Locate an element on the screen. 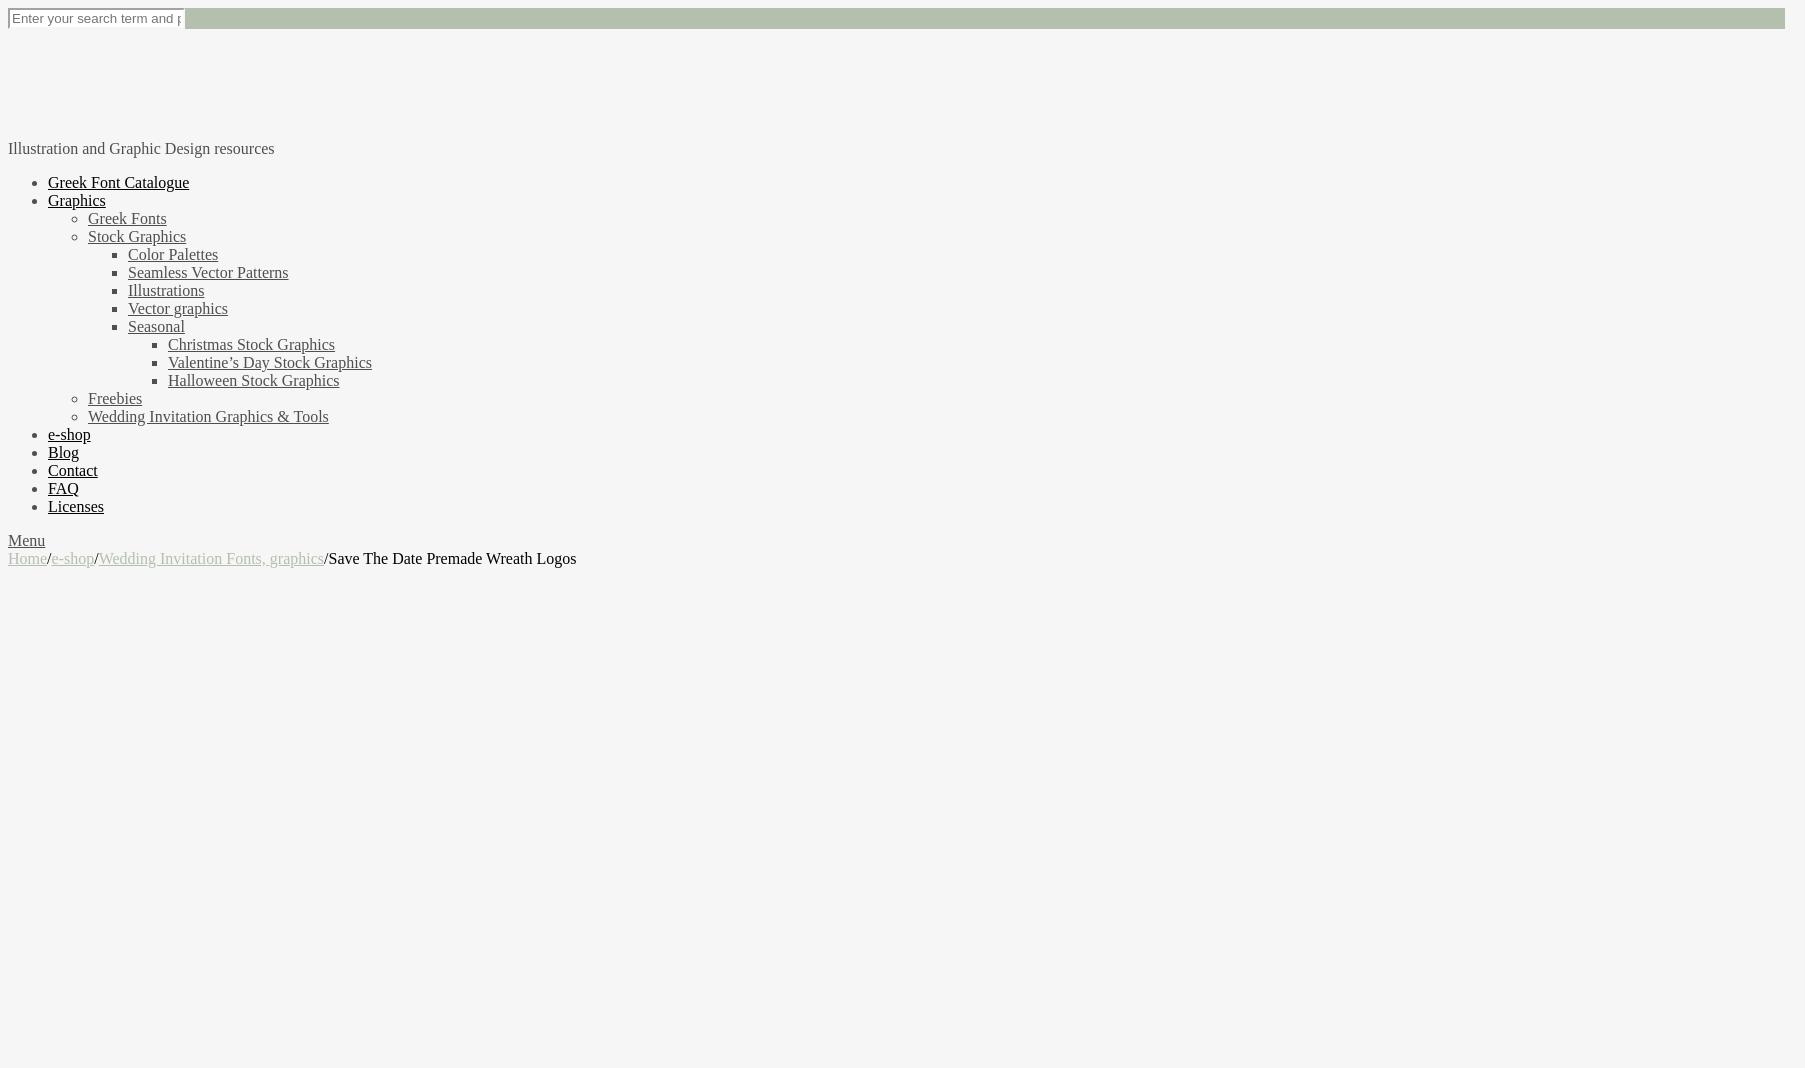 Image resolution: width=1805 pixels, height=1068 pixels. 'Contact' is located at coordinates (72, 469).